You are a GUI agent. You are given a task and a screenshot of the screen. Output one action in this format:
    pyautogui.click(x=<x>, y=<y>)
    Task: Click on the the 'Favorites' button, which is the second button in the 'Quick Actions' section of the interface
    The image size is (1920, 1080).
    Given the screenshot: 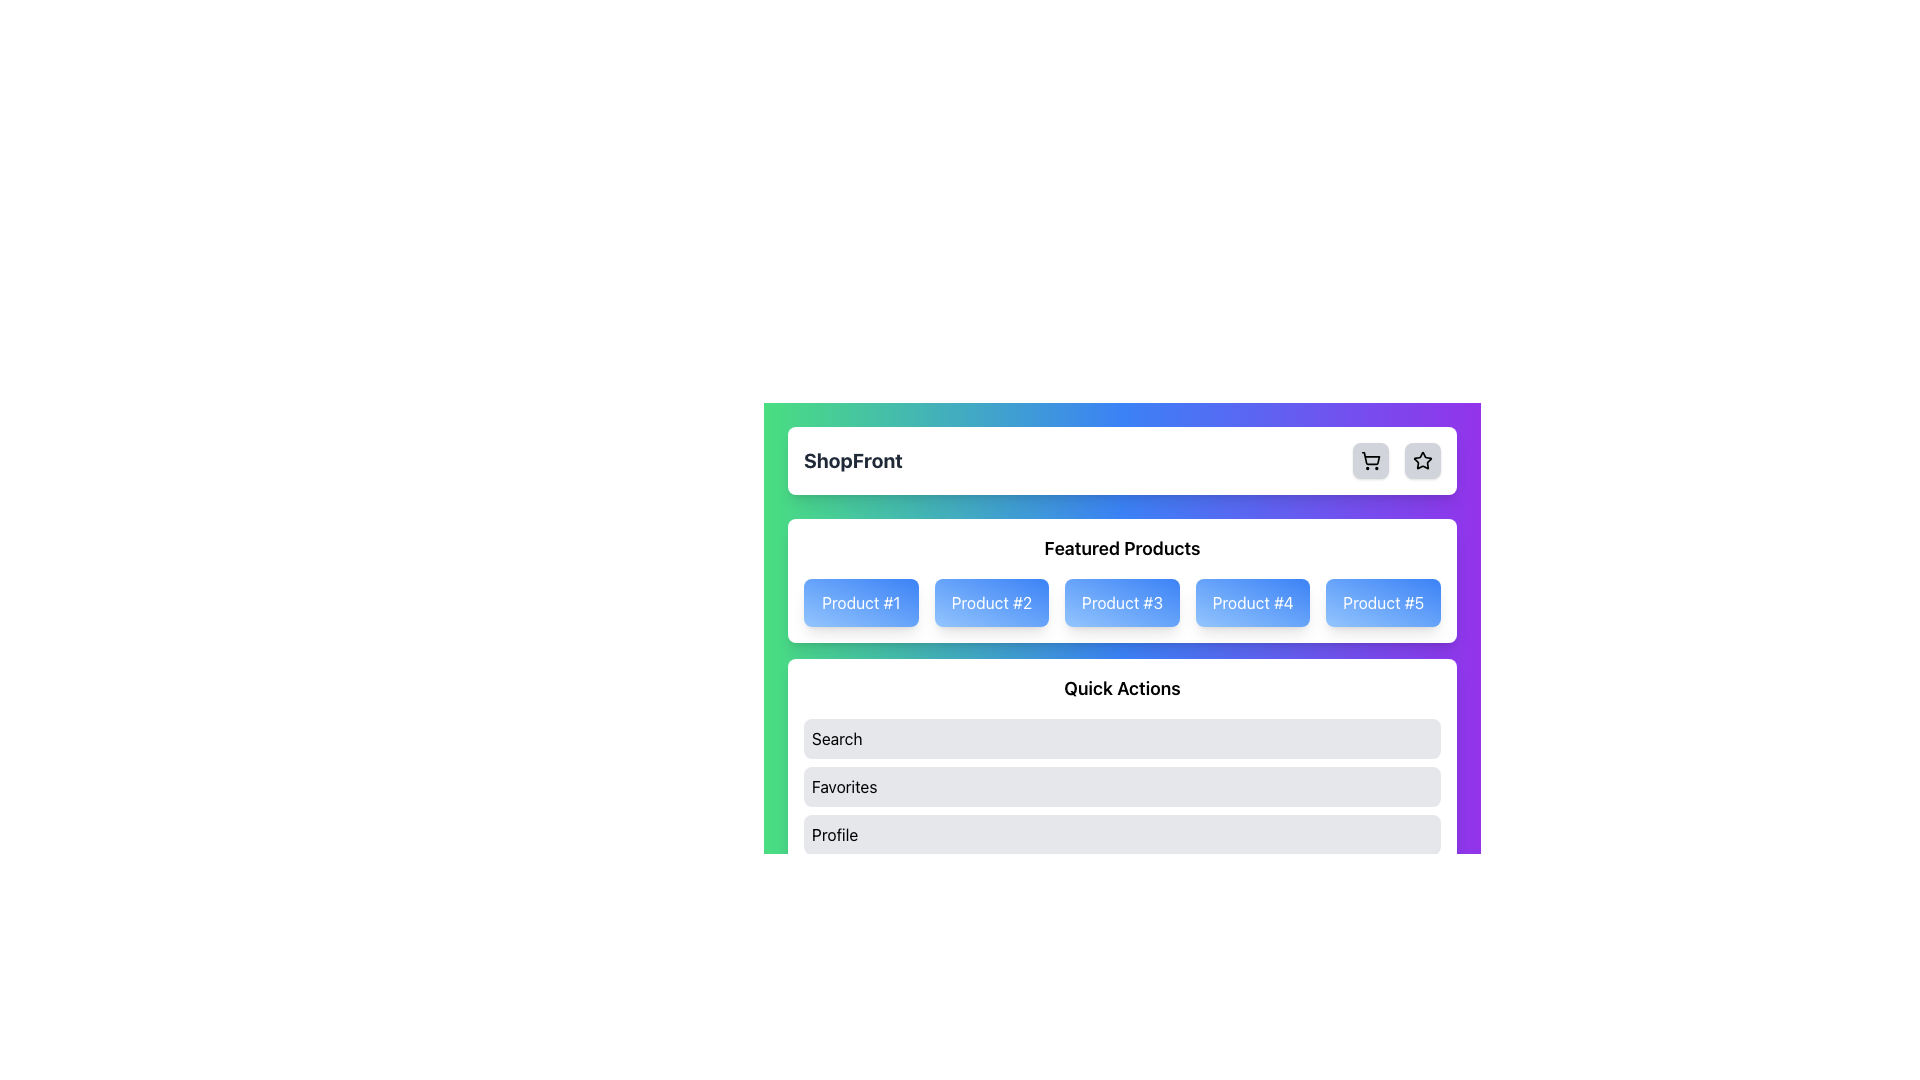 What is the action you would take?
    pyautogui.click(x=1122, y=785)
    